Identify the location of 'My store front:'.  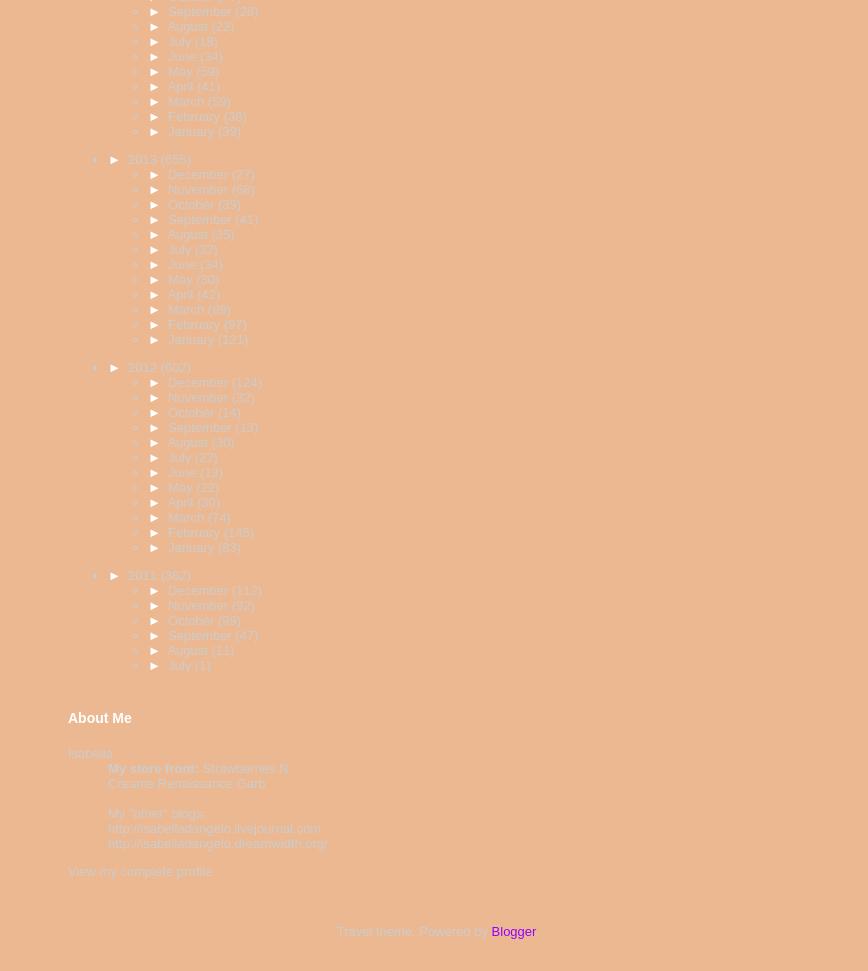
(153, 767).